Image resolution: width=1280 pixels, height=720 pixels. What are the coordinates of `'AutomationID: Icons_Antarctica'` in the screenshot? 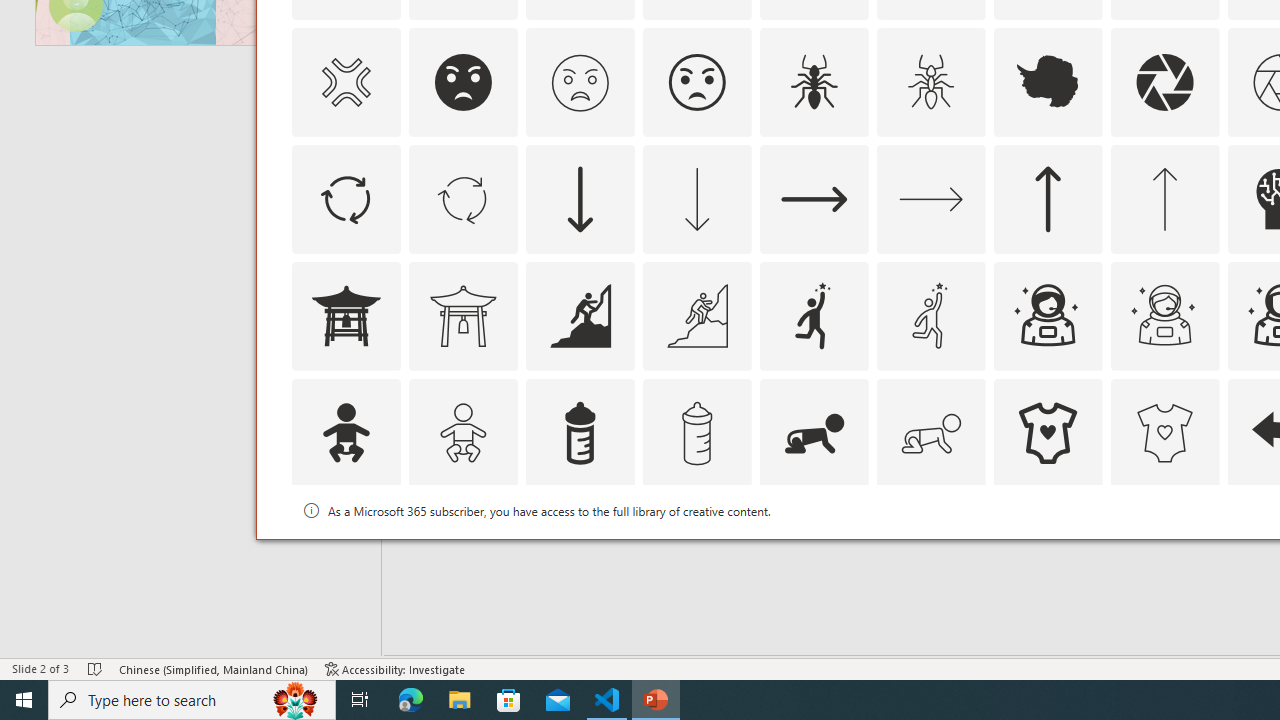 It's located at (1047, 81).